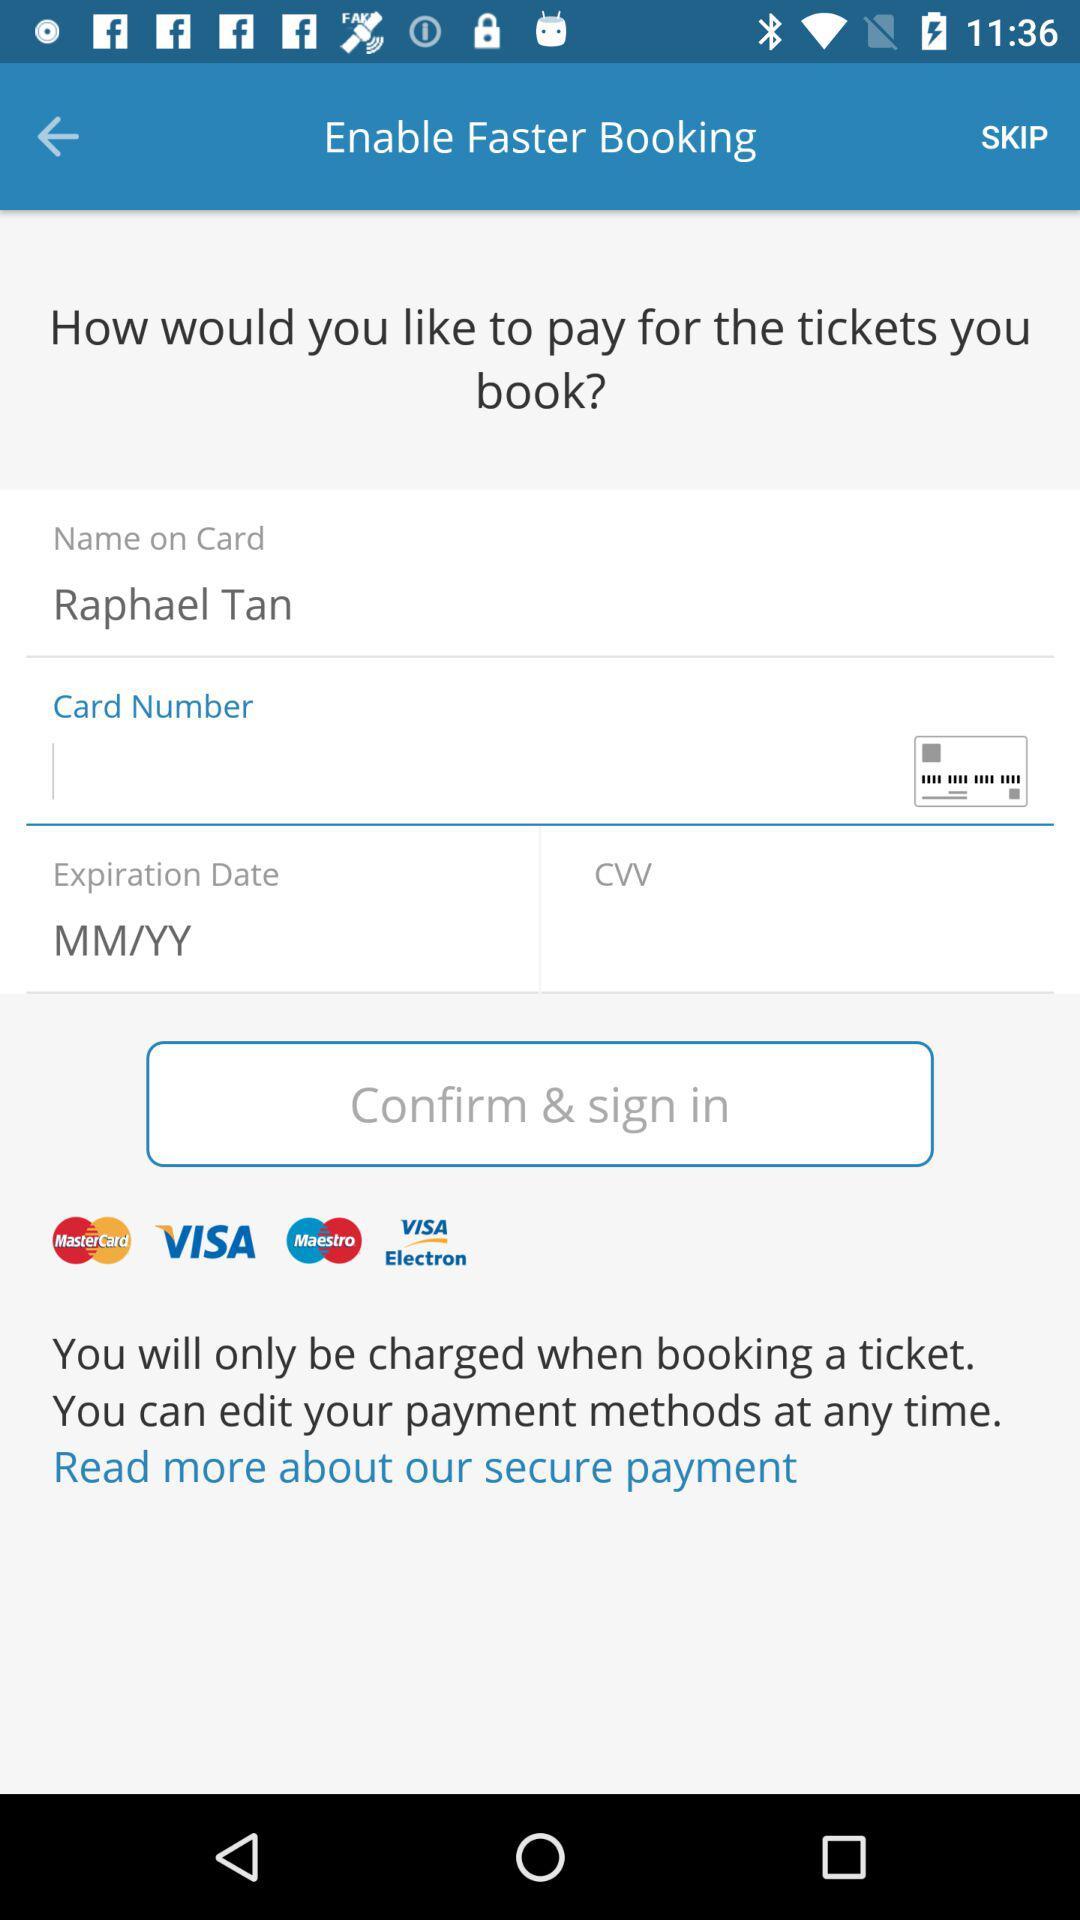 This screenshot has height=1920, width=1080. What do you see at coordinates (268, 938) in the screenshot?
I see `credit card expiration date` at bounding box center [268, 938].